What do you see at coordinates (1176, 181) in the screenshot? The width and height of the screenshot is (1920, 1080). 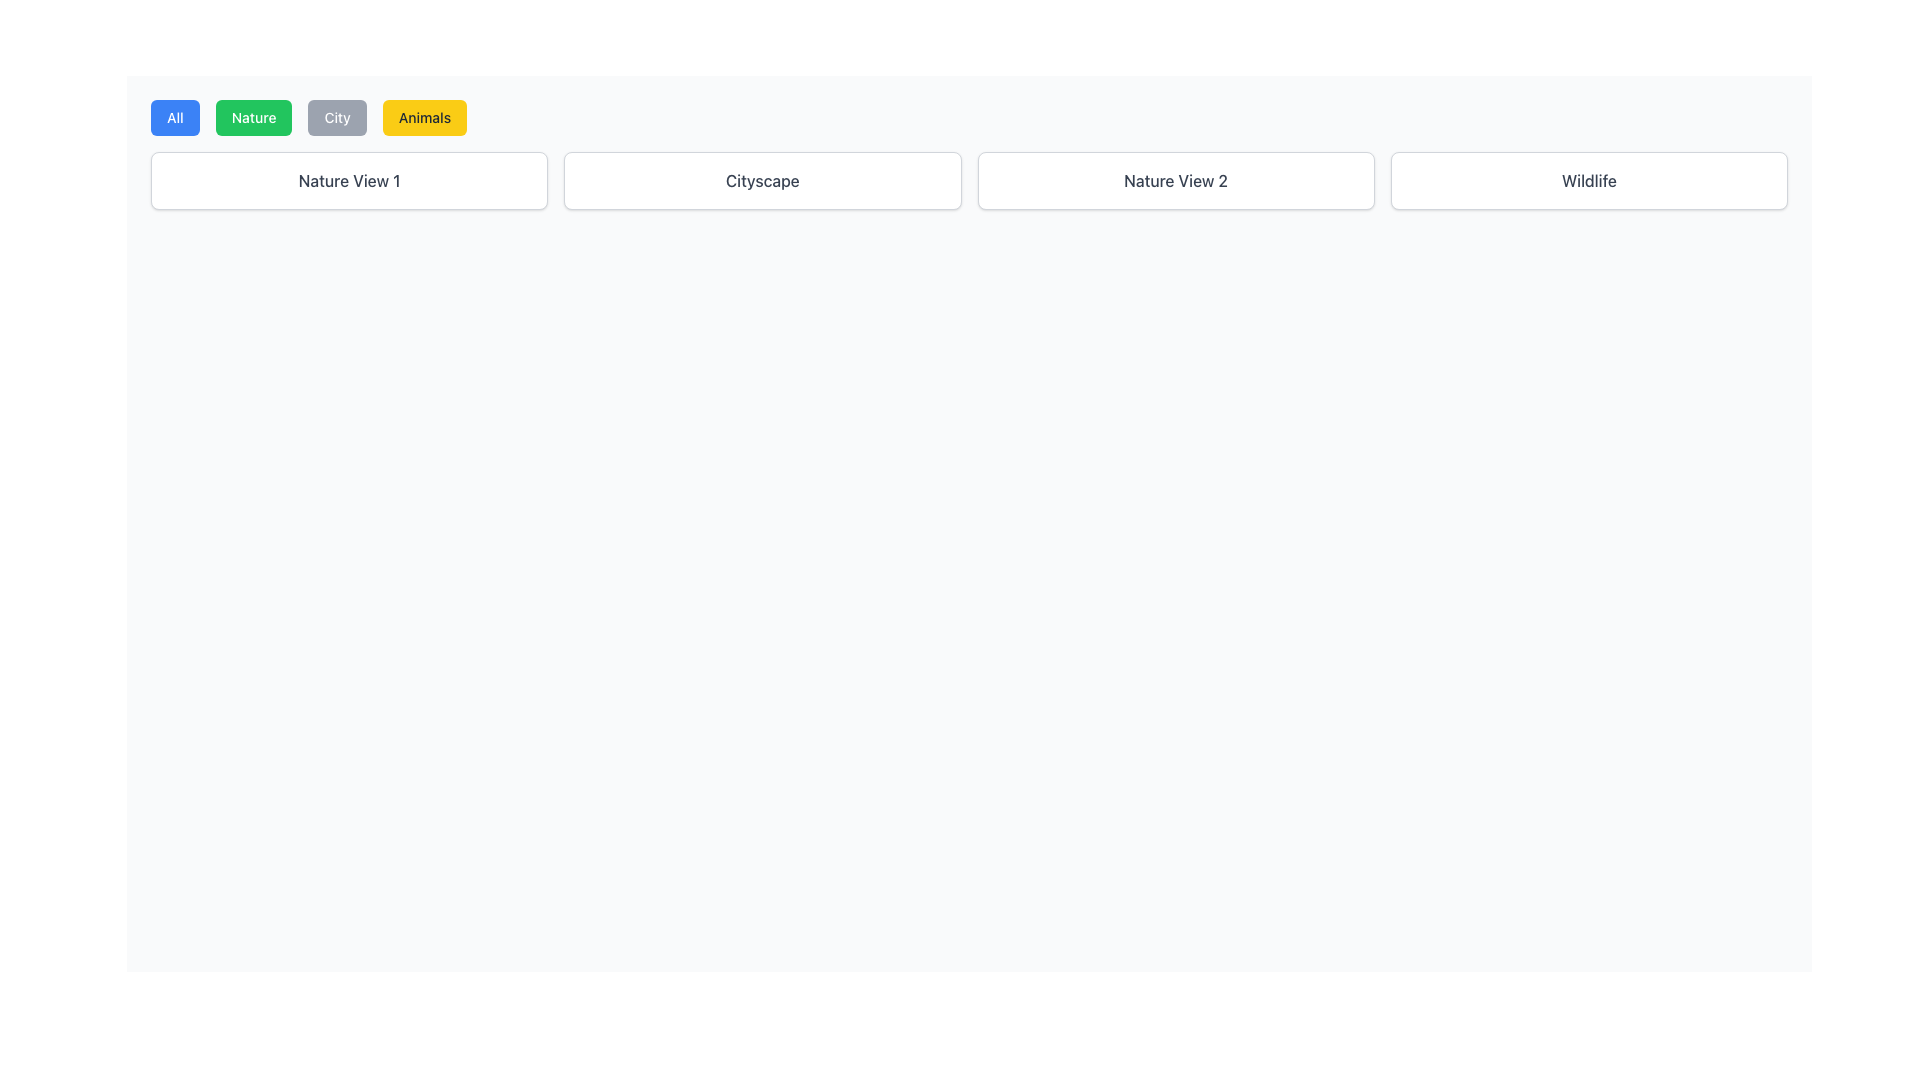 I see `the button associated with the category 'Nature View 2'` at bounding box center [1176, 181].